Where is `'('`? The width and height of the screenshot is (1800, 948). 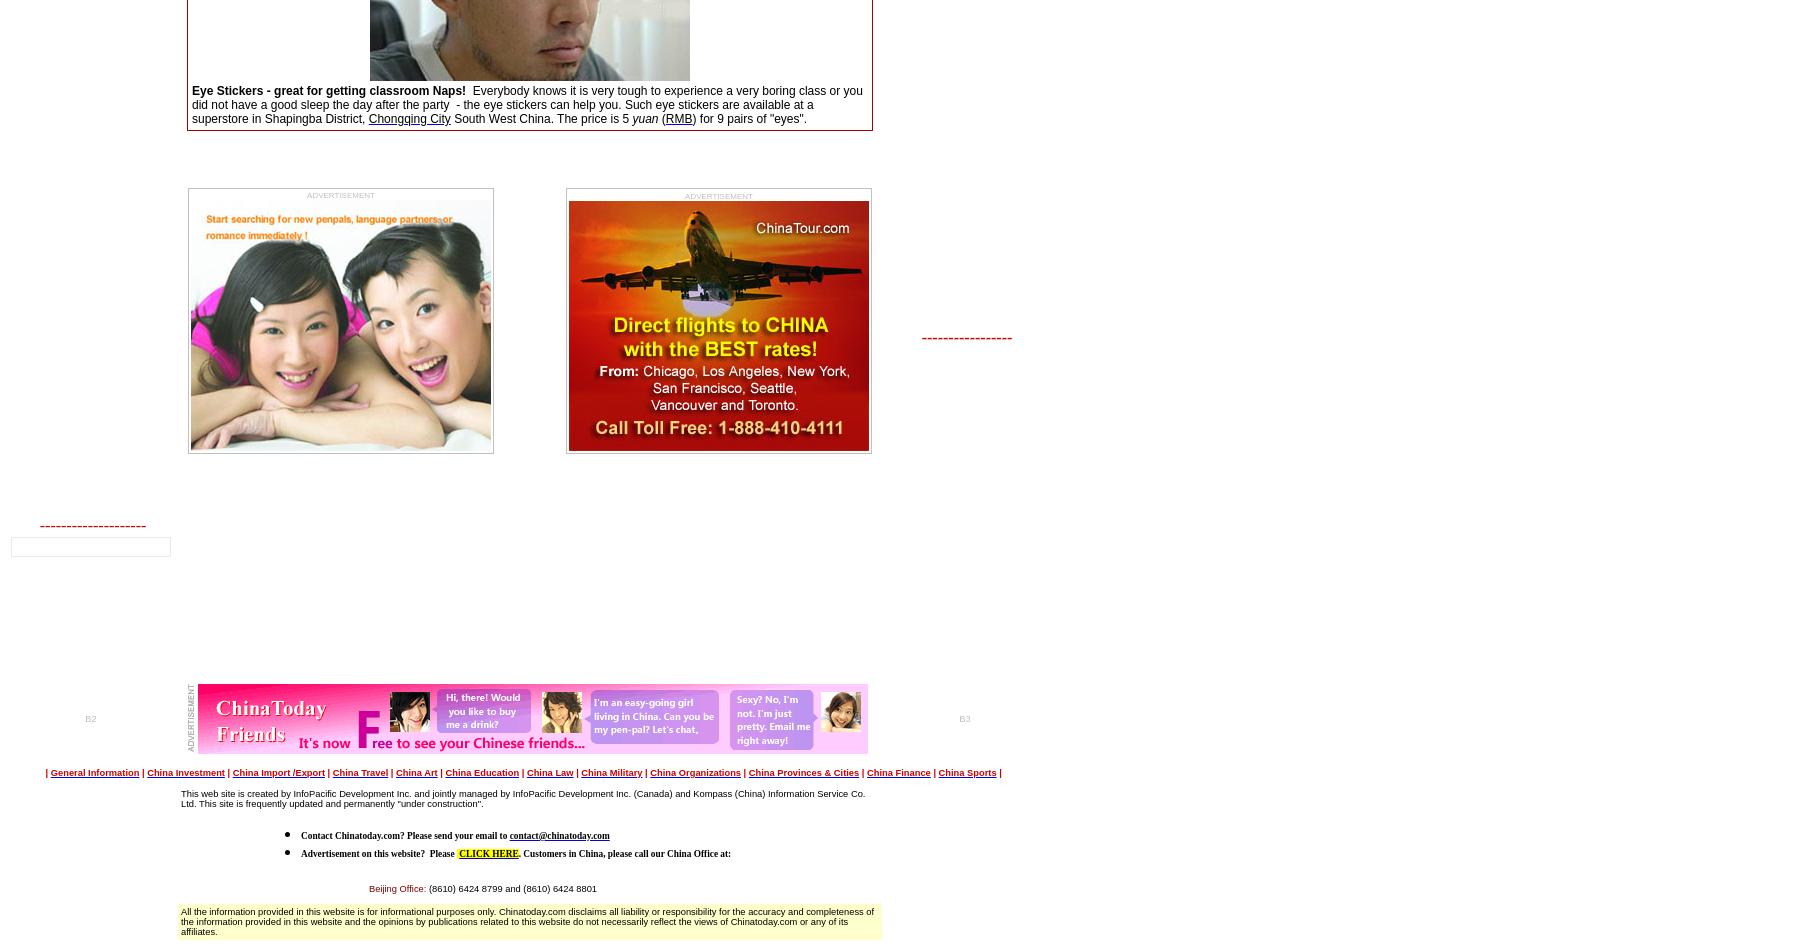 '(' is located at coordinates (661, 118).